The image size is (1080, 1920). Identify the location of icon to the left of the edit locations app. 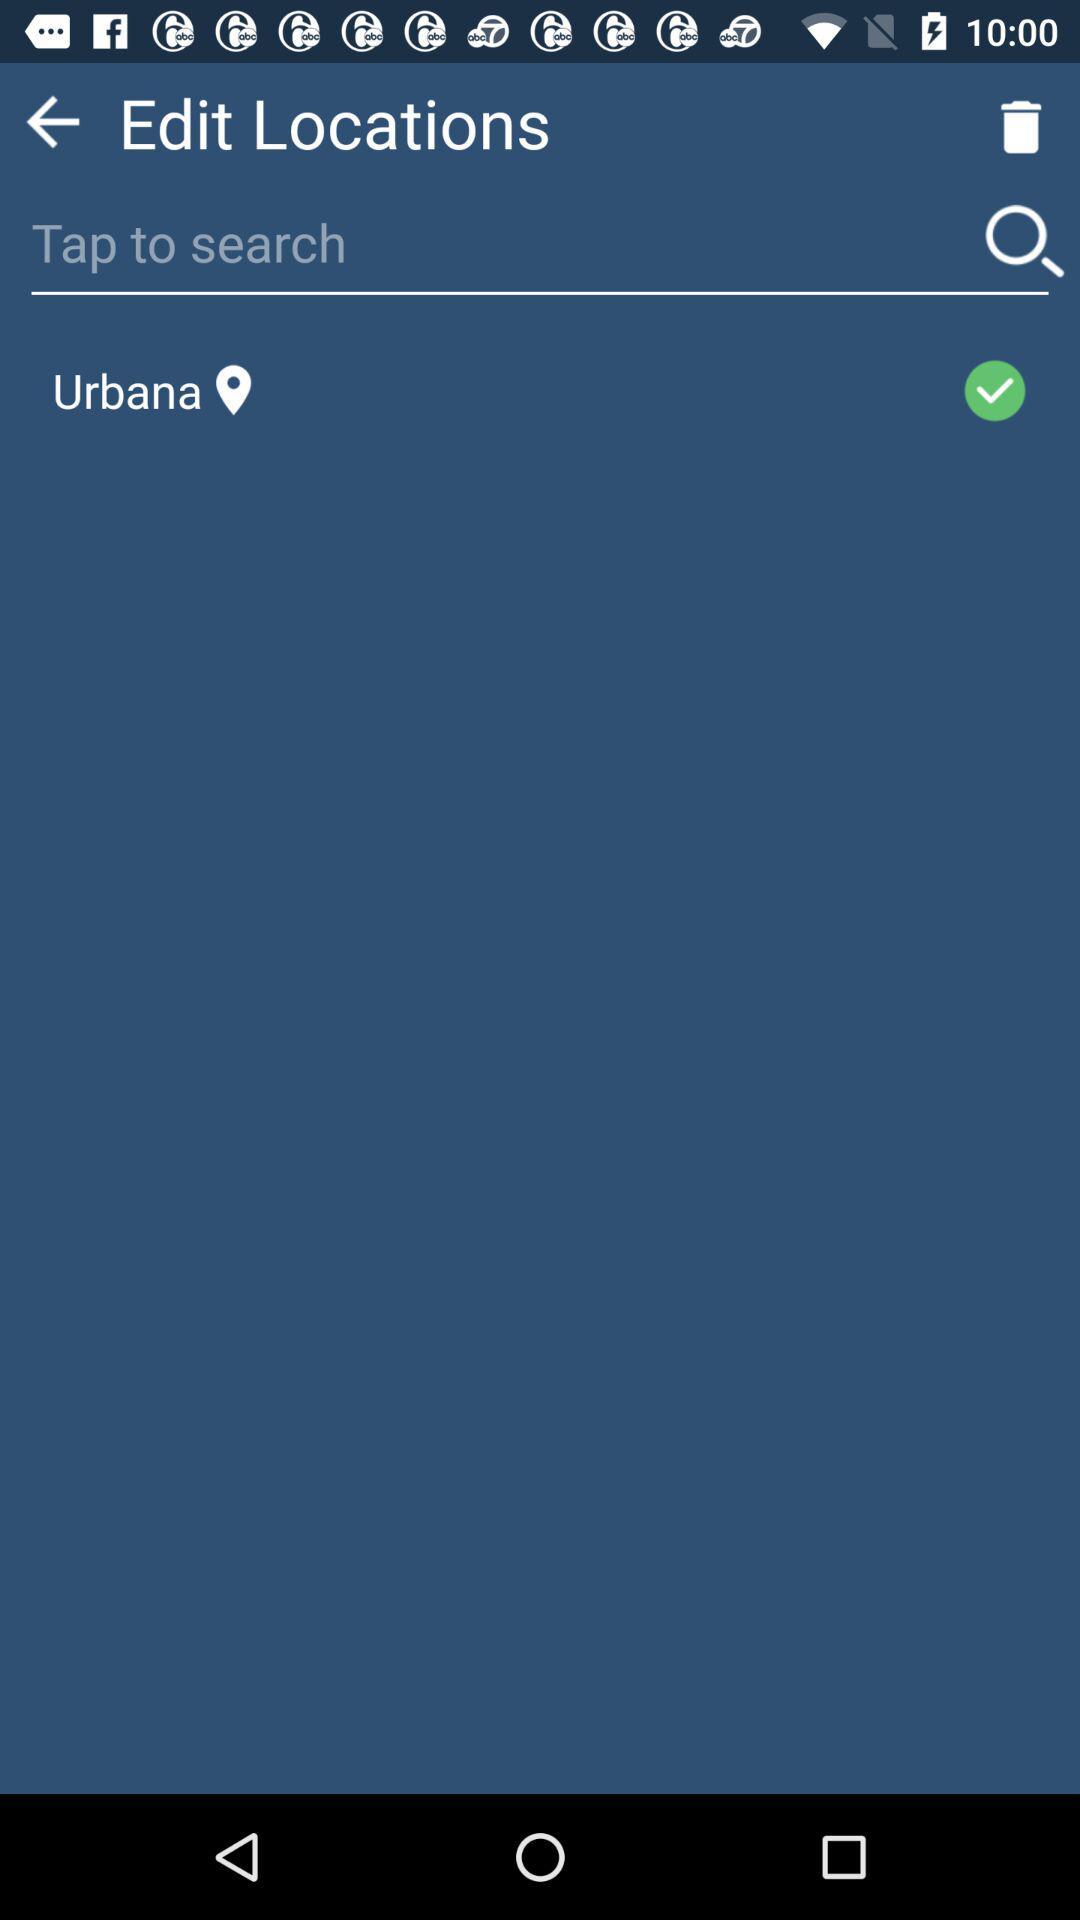
(51, 120).